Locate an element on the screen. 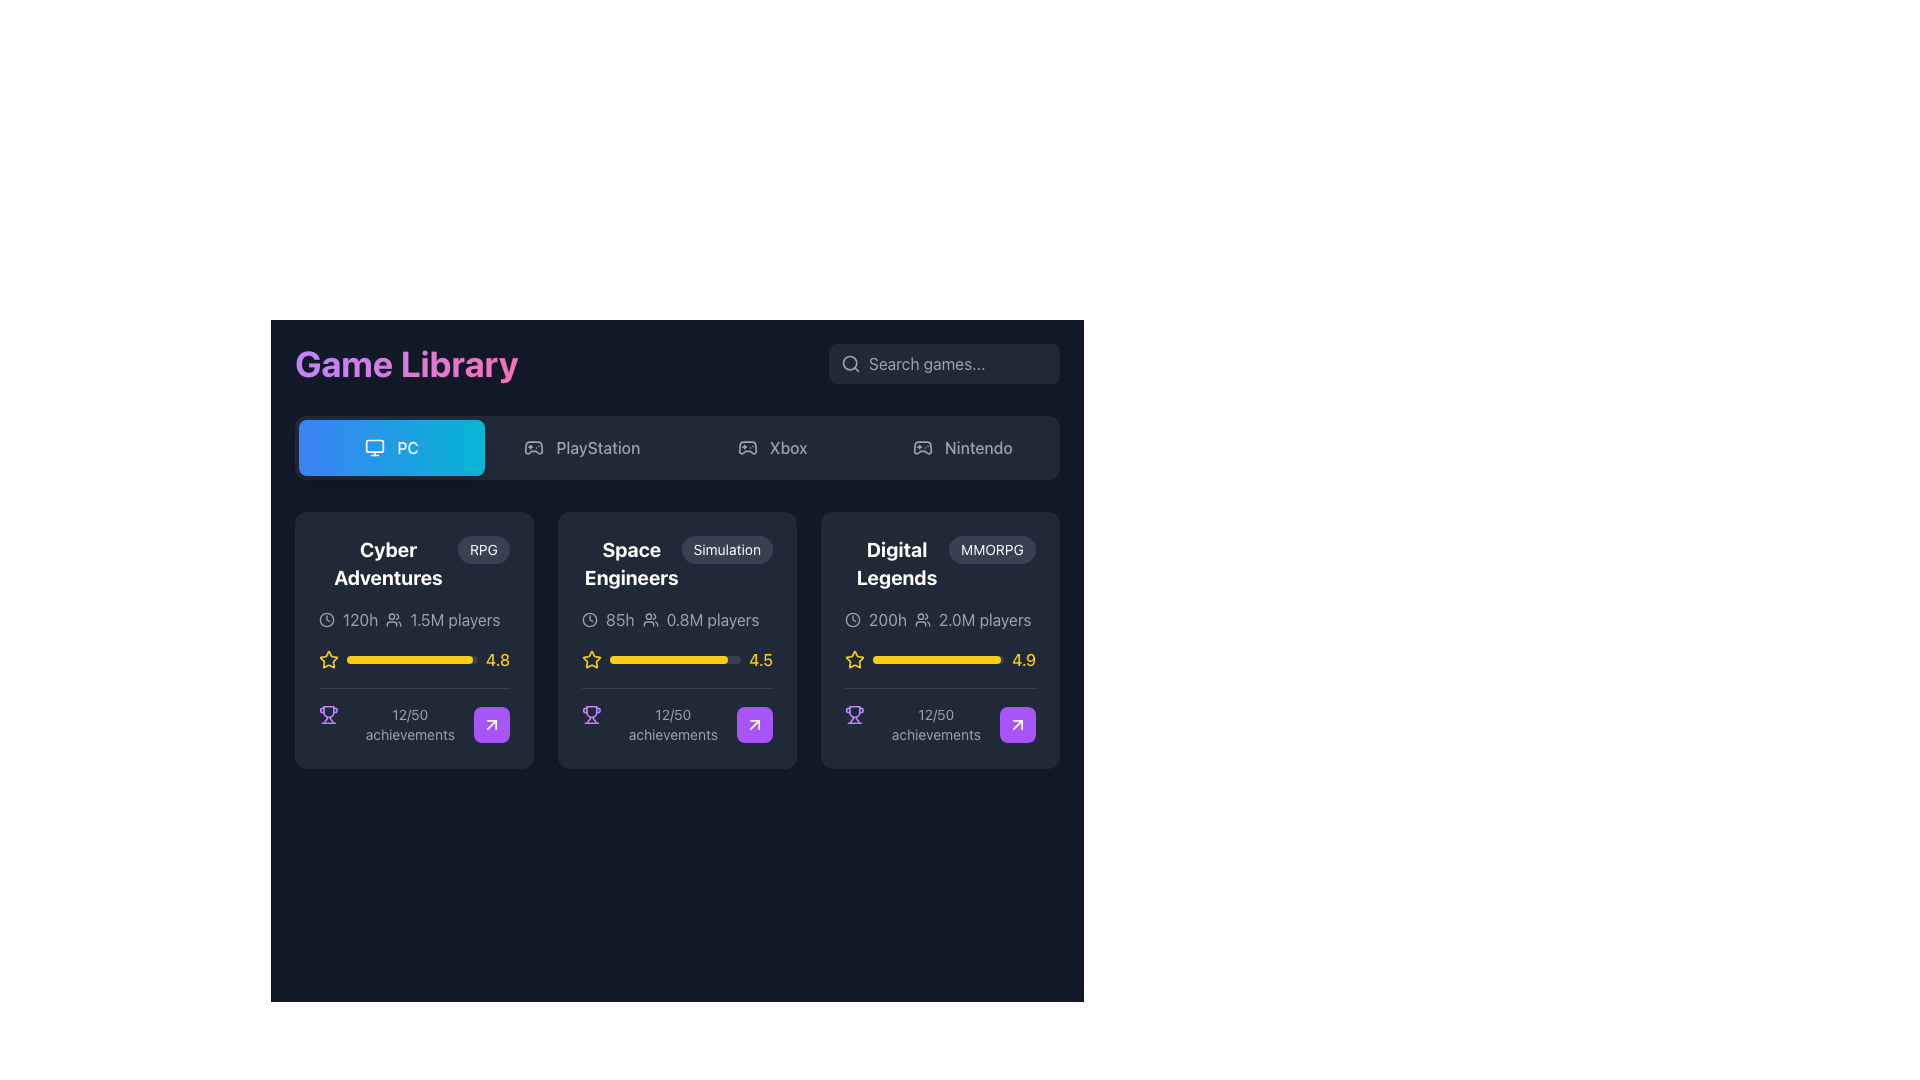  the Interactive Button located in the bottom-right section of the card under the 'Digital Legends' game details for accessibility navigation is located at coordinates (1017, 725).